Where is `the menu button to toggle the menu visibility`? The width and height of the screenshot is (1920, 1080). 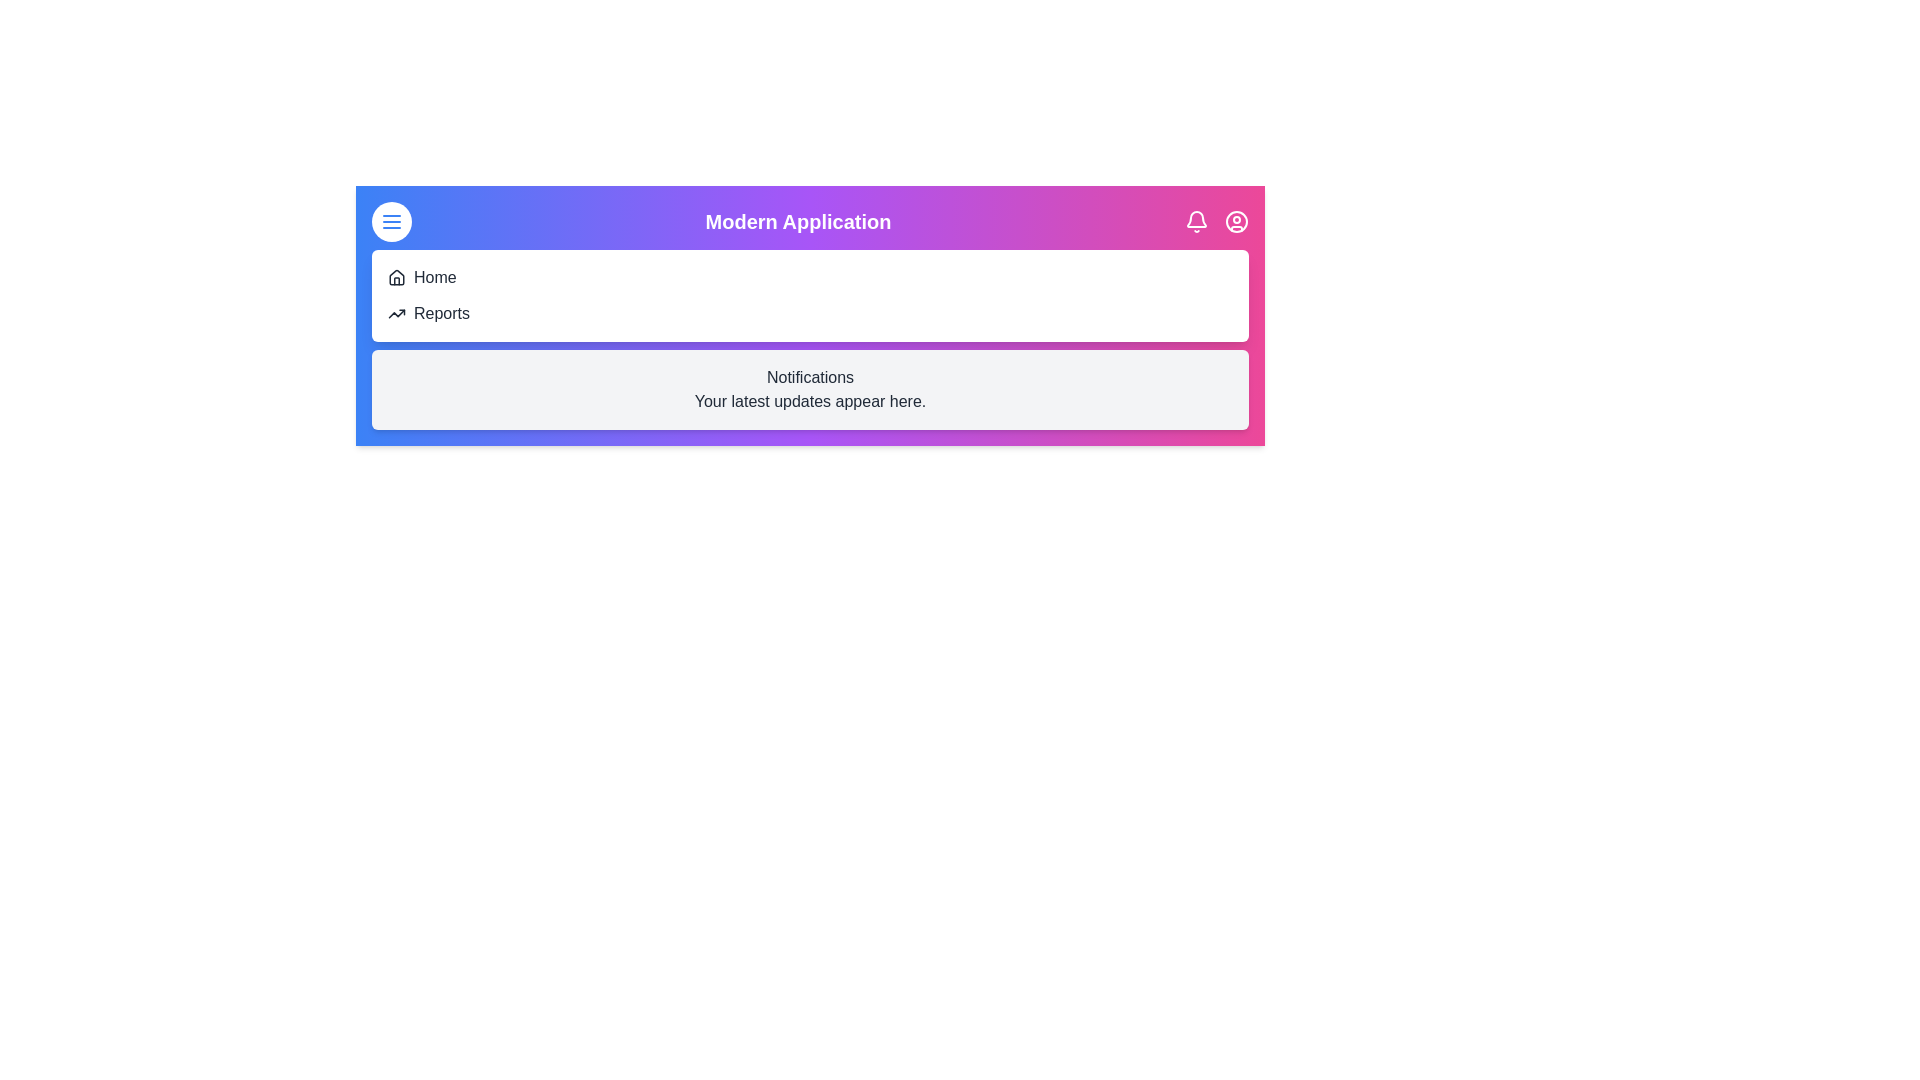
the menu button to toggle the menu visibility is located at coordinates (392, 222).